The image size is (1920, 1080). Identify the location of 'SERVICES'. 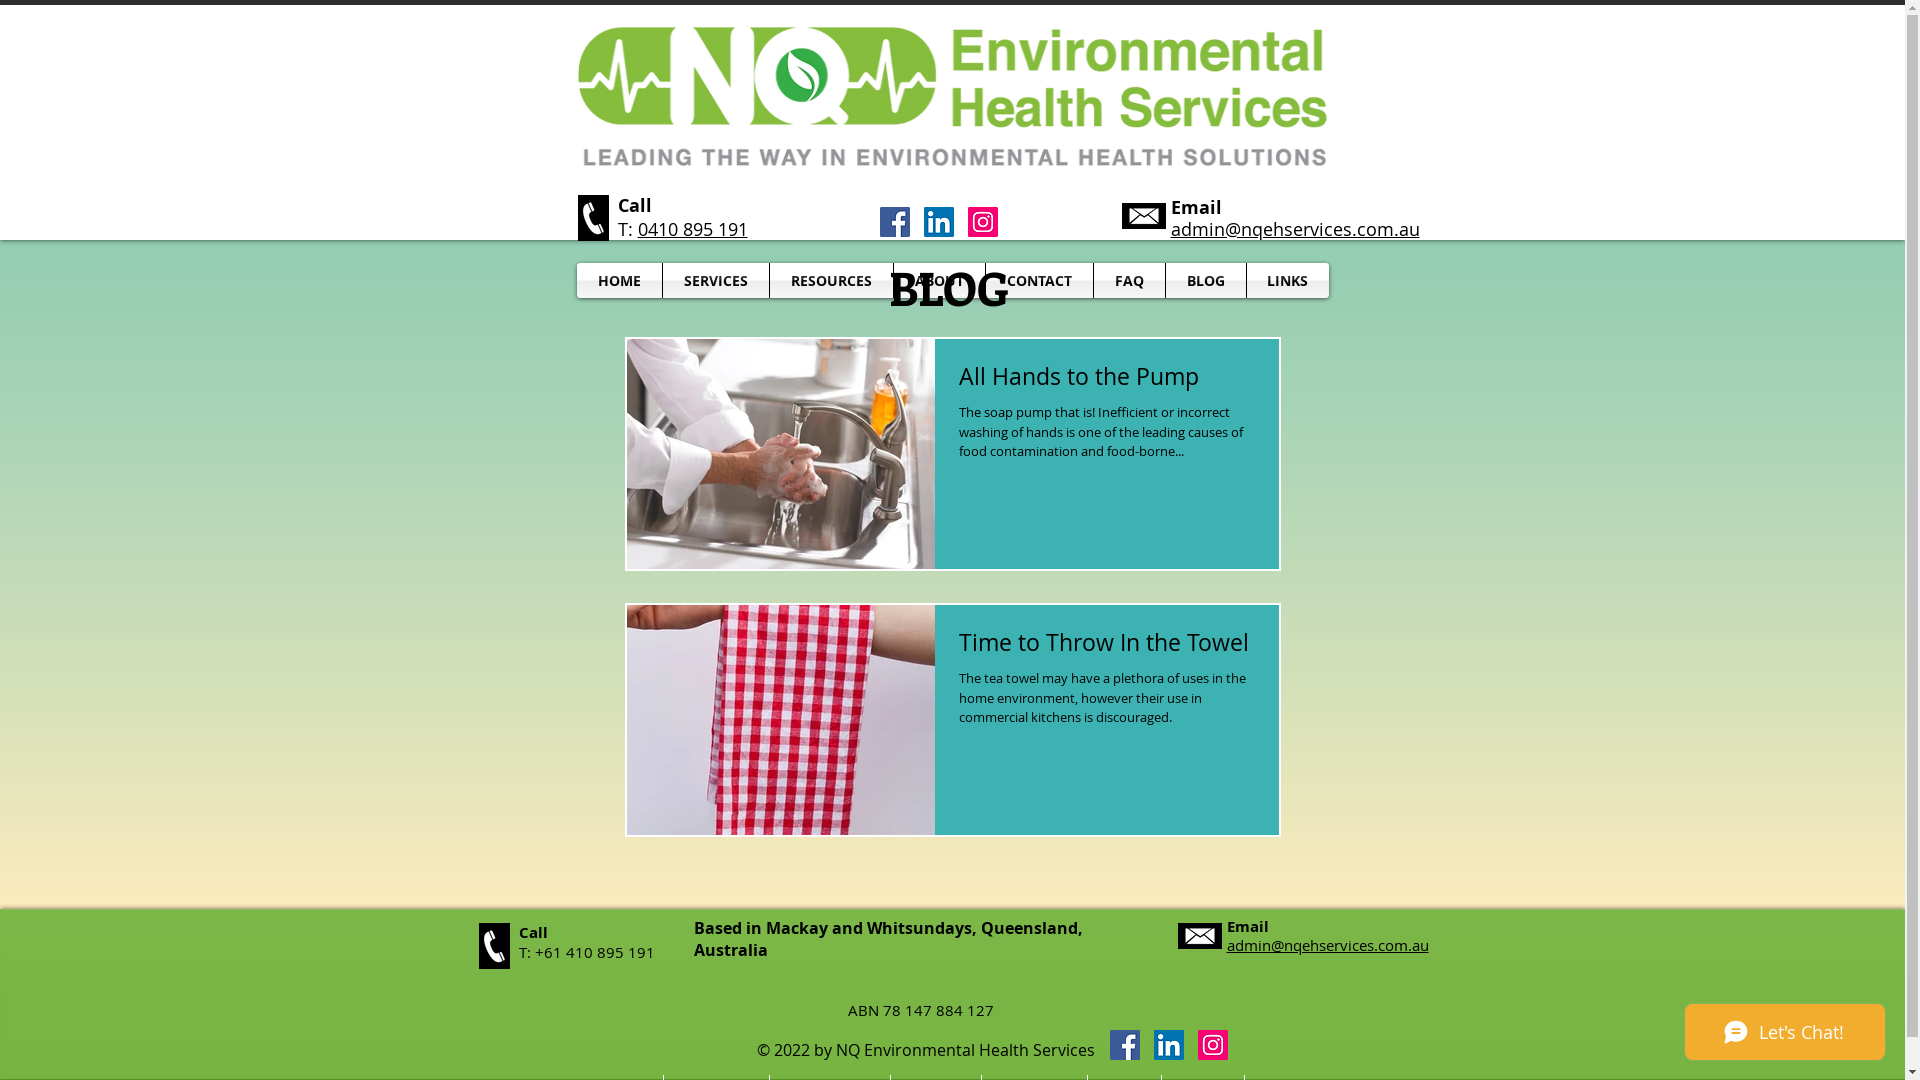
(715, 280).